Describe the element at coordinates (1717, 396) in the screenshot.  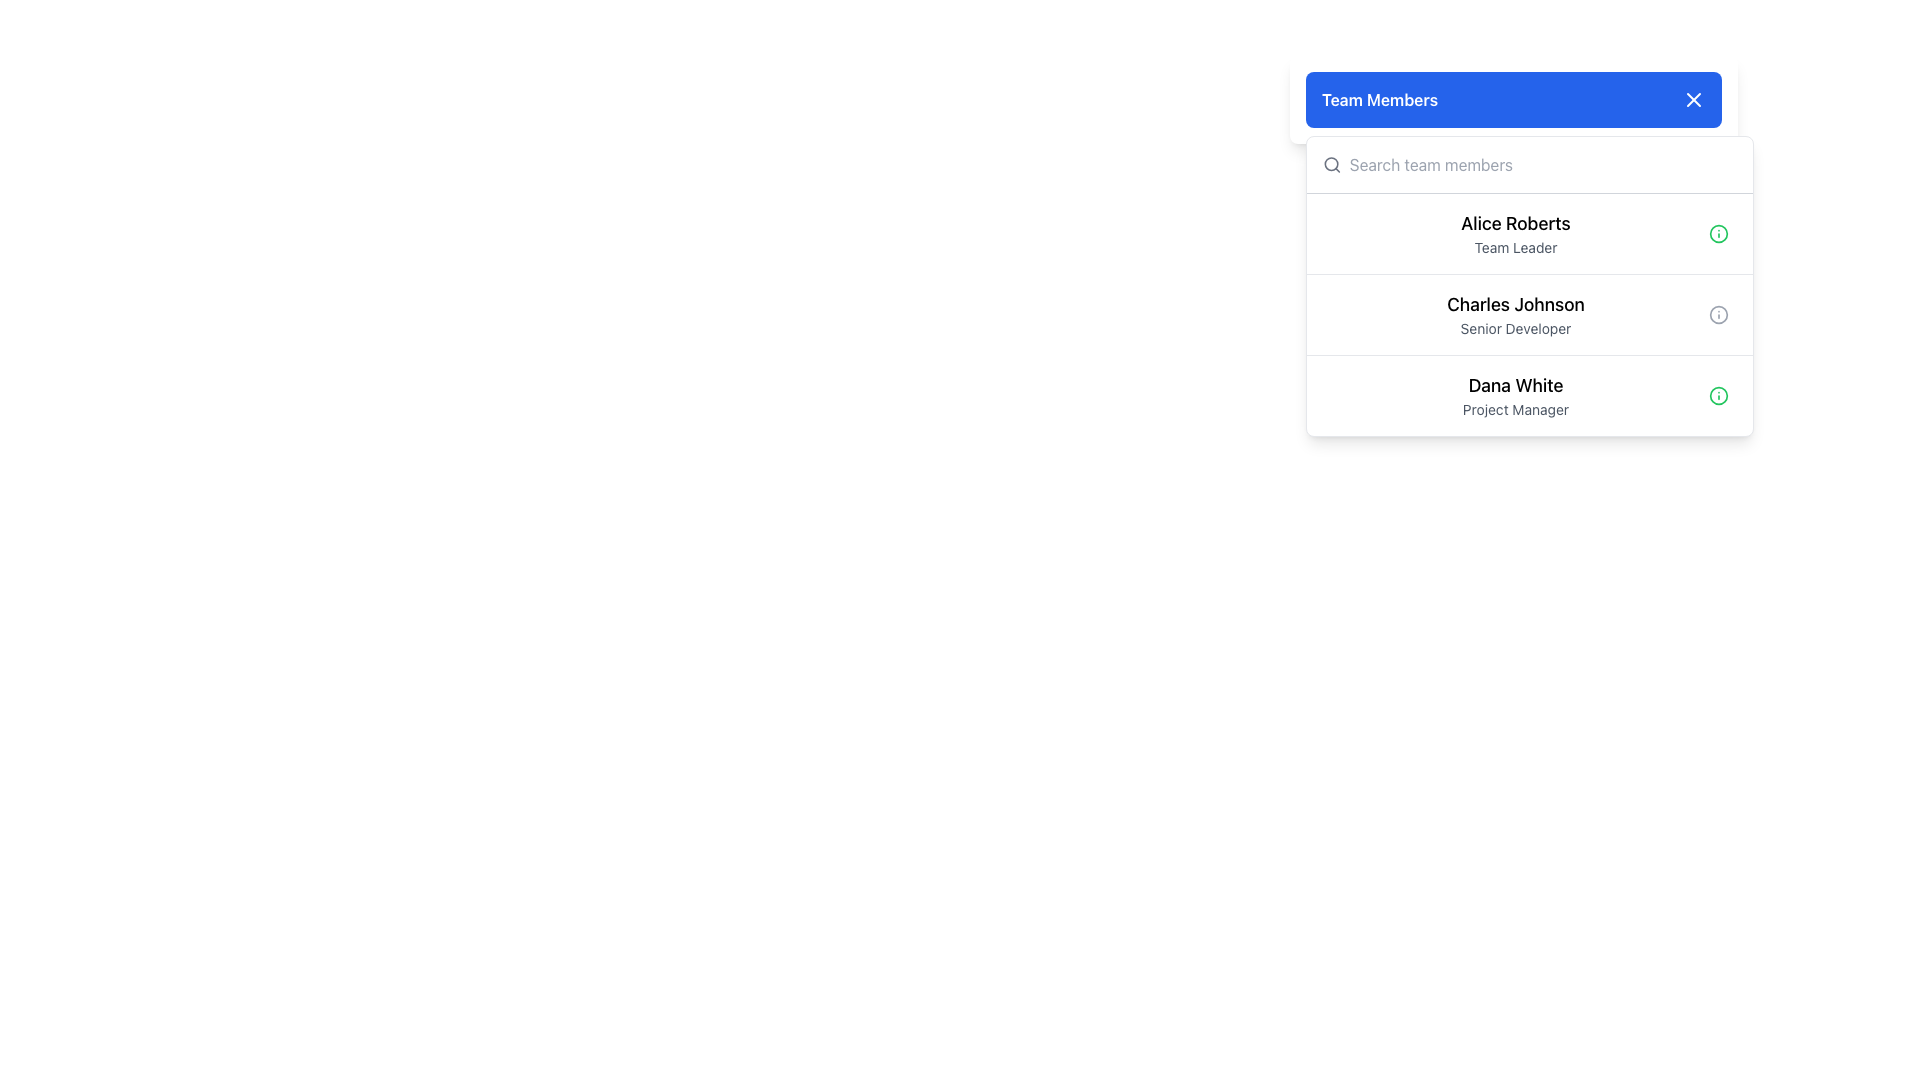
I see `the green circular information icon located to the right of 'Dana White' and 'Project Manager' in the 'Team Members' section` at that location.